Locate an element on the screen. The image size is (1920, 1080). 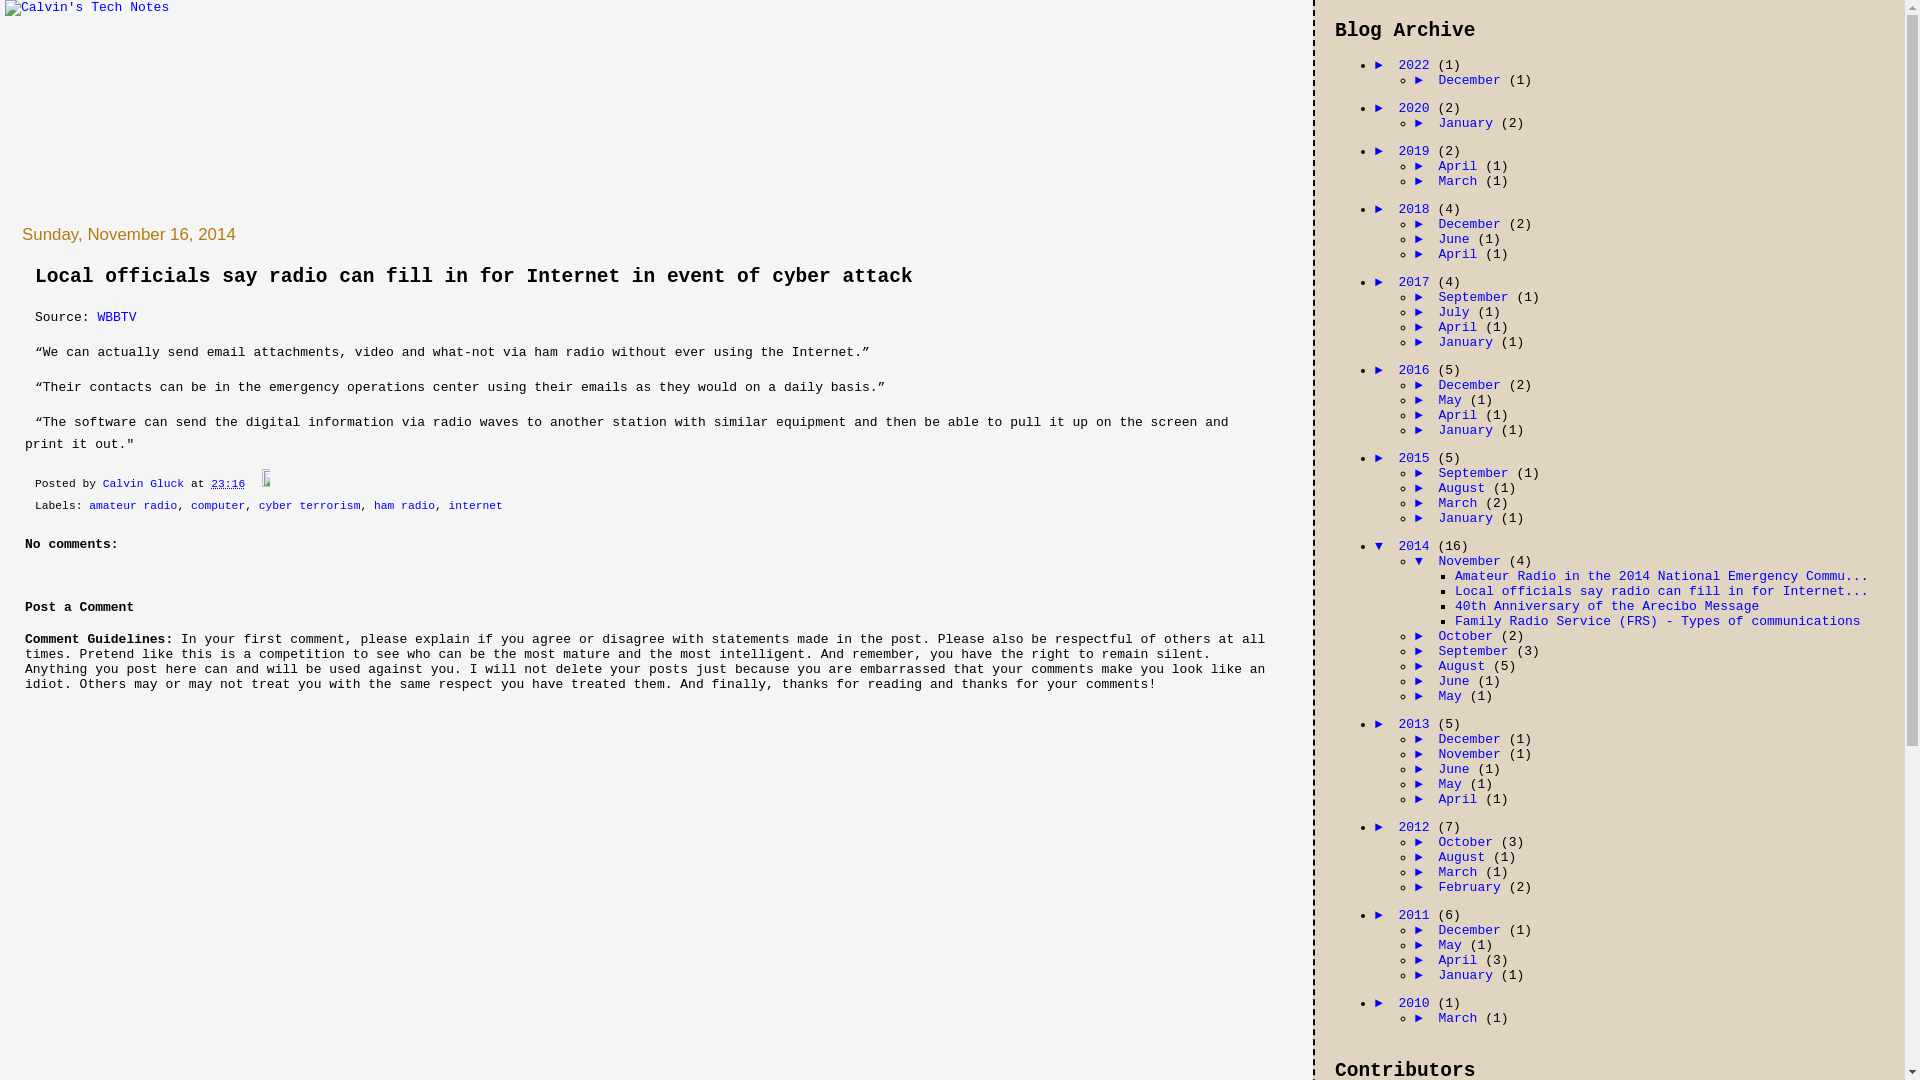
'Edit Post' is located at coordinates (259, 483).